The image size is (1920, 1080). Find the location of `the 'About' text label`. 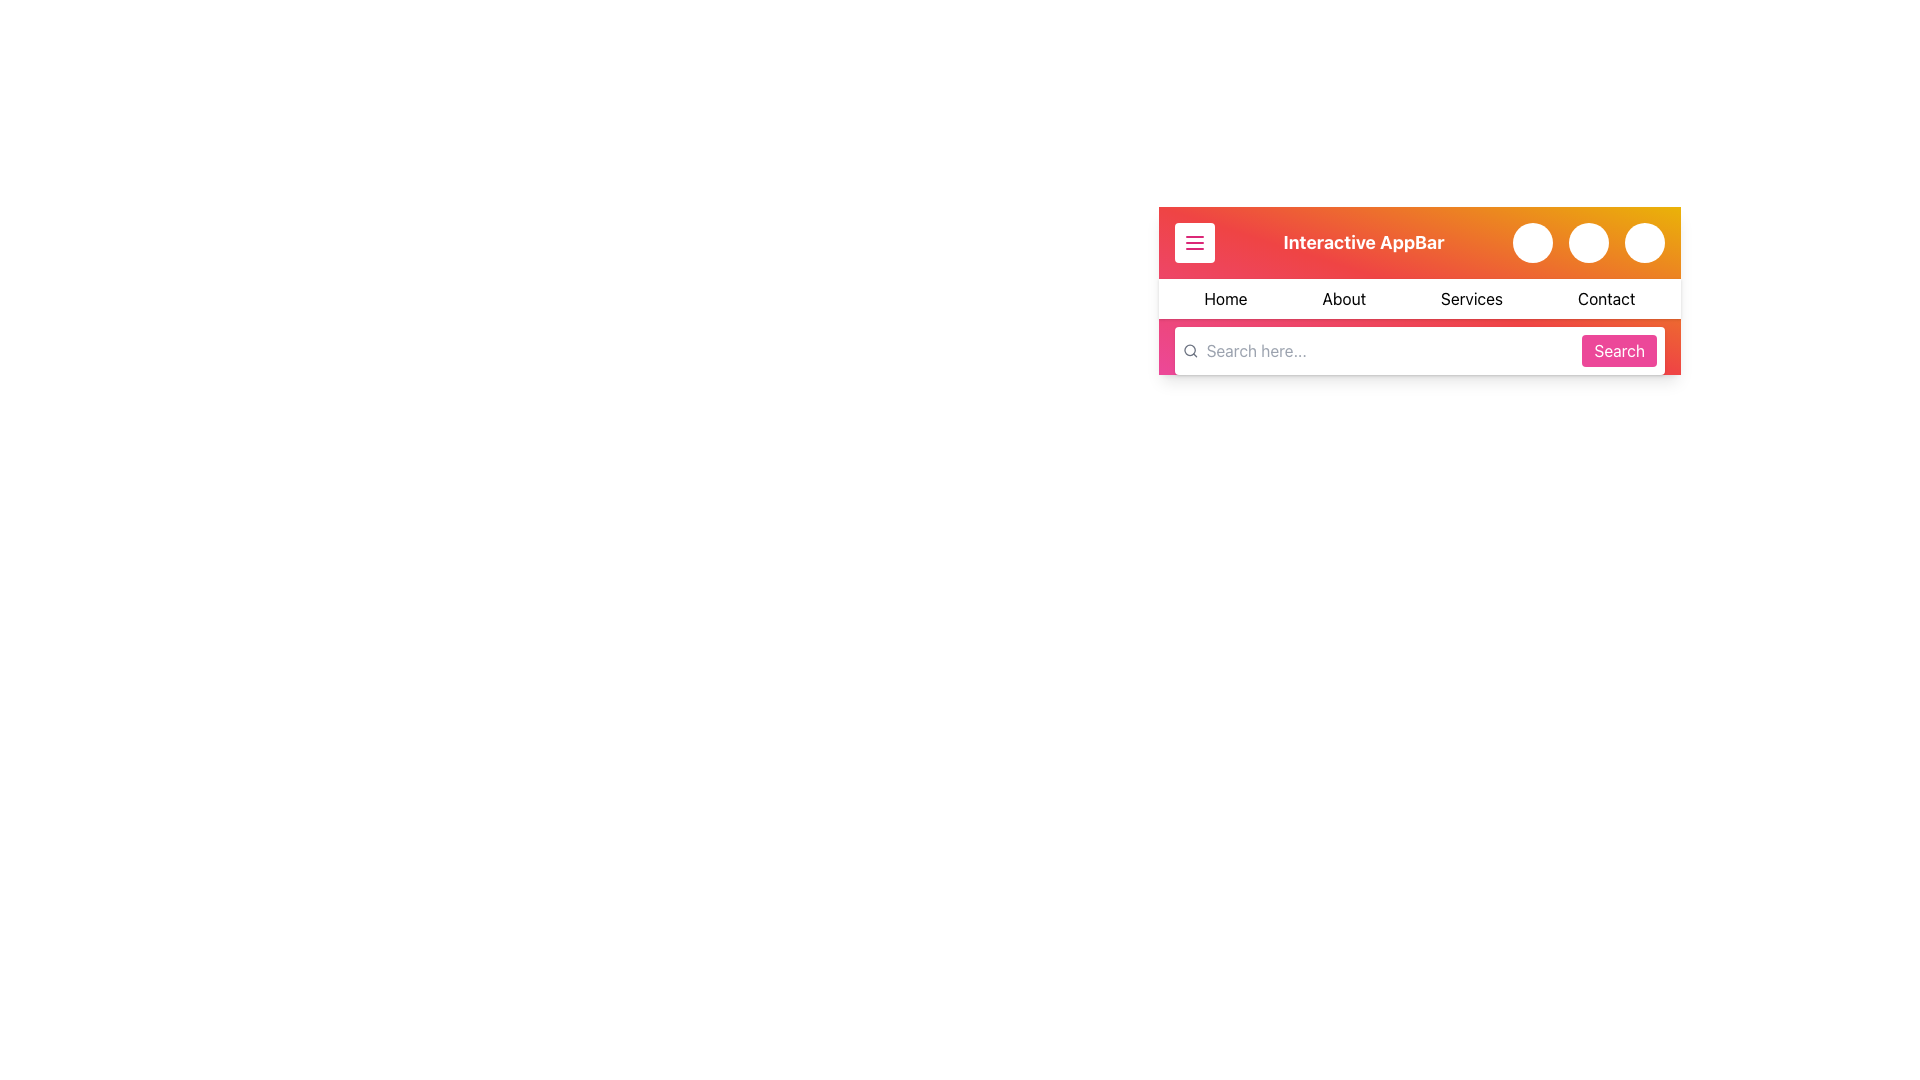

the 'About' text label is located at coordinates (1344, 299).